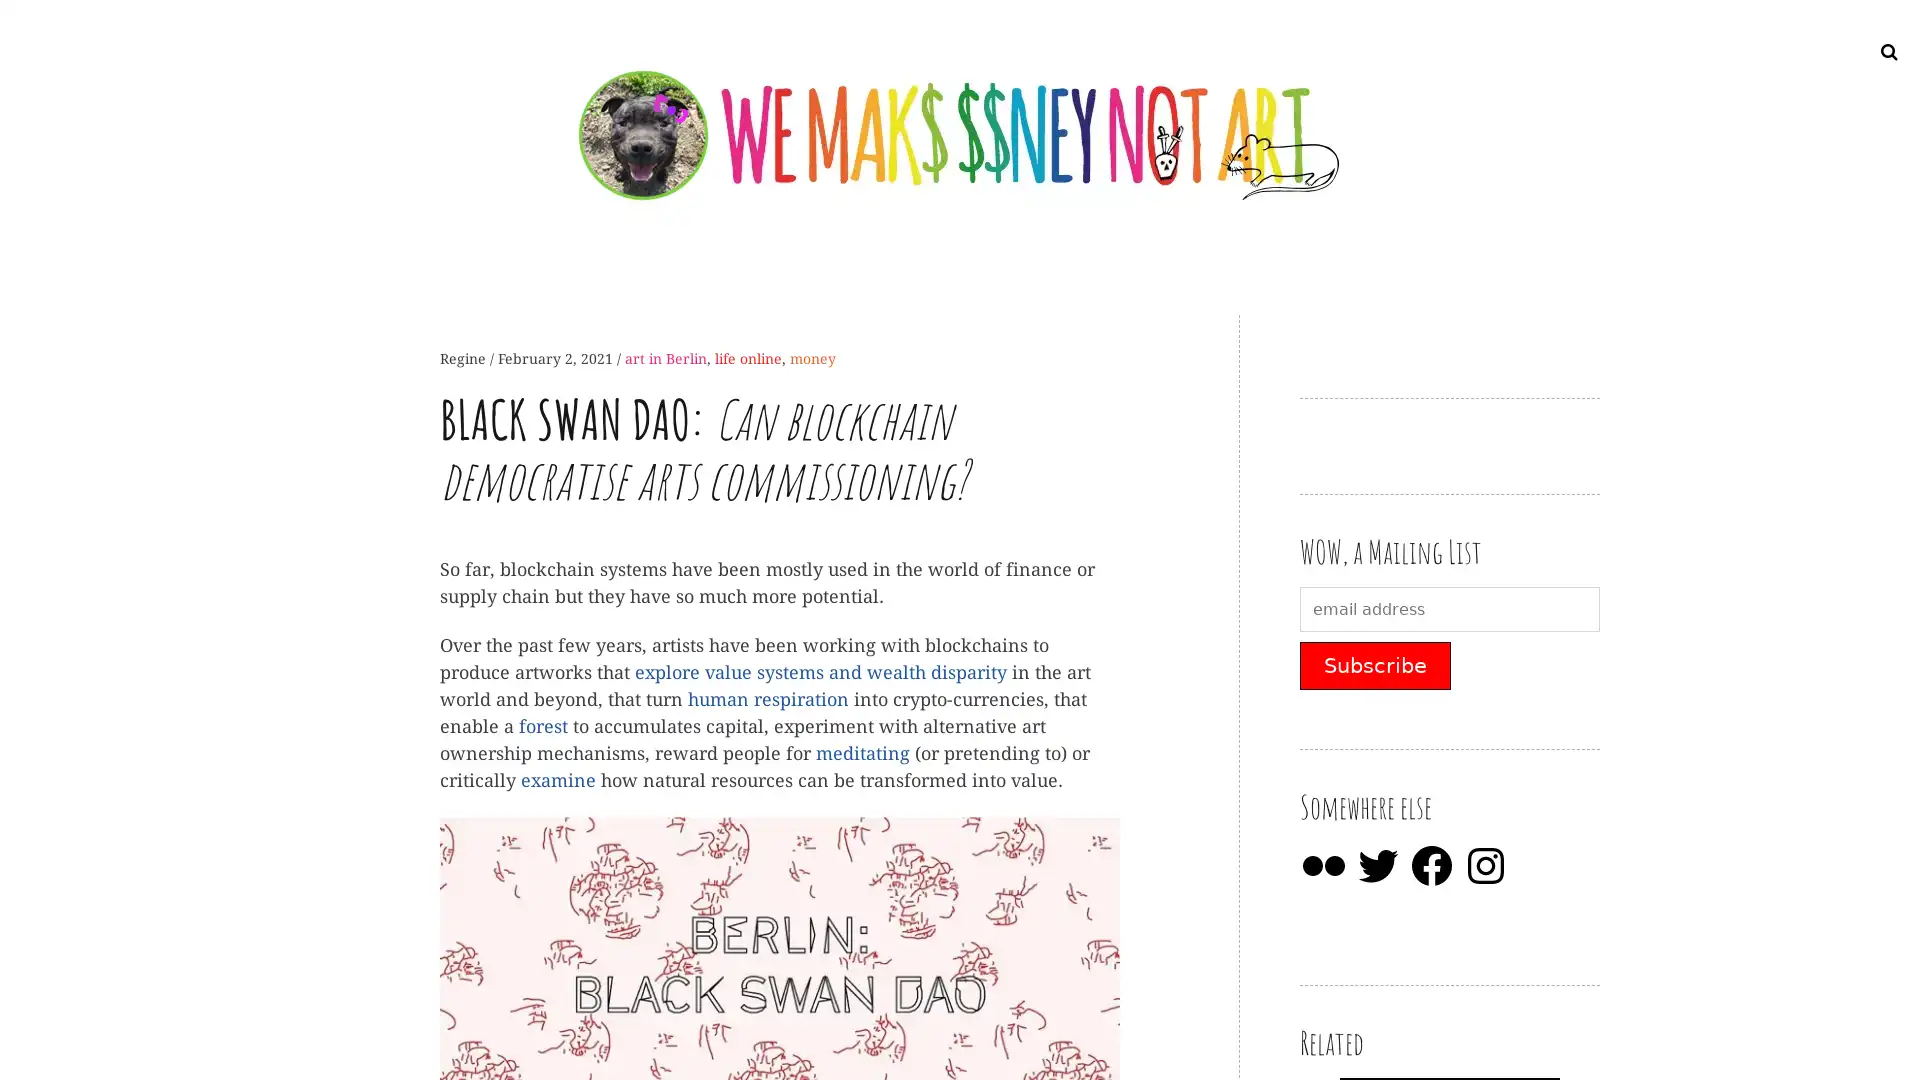  Describe the element at coordinates (1374, 666) in the screenshot. I see `Subscribe` at that location.